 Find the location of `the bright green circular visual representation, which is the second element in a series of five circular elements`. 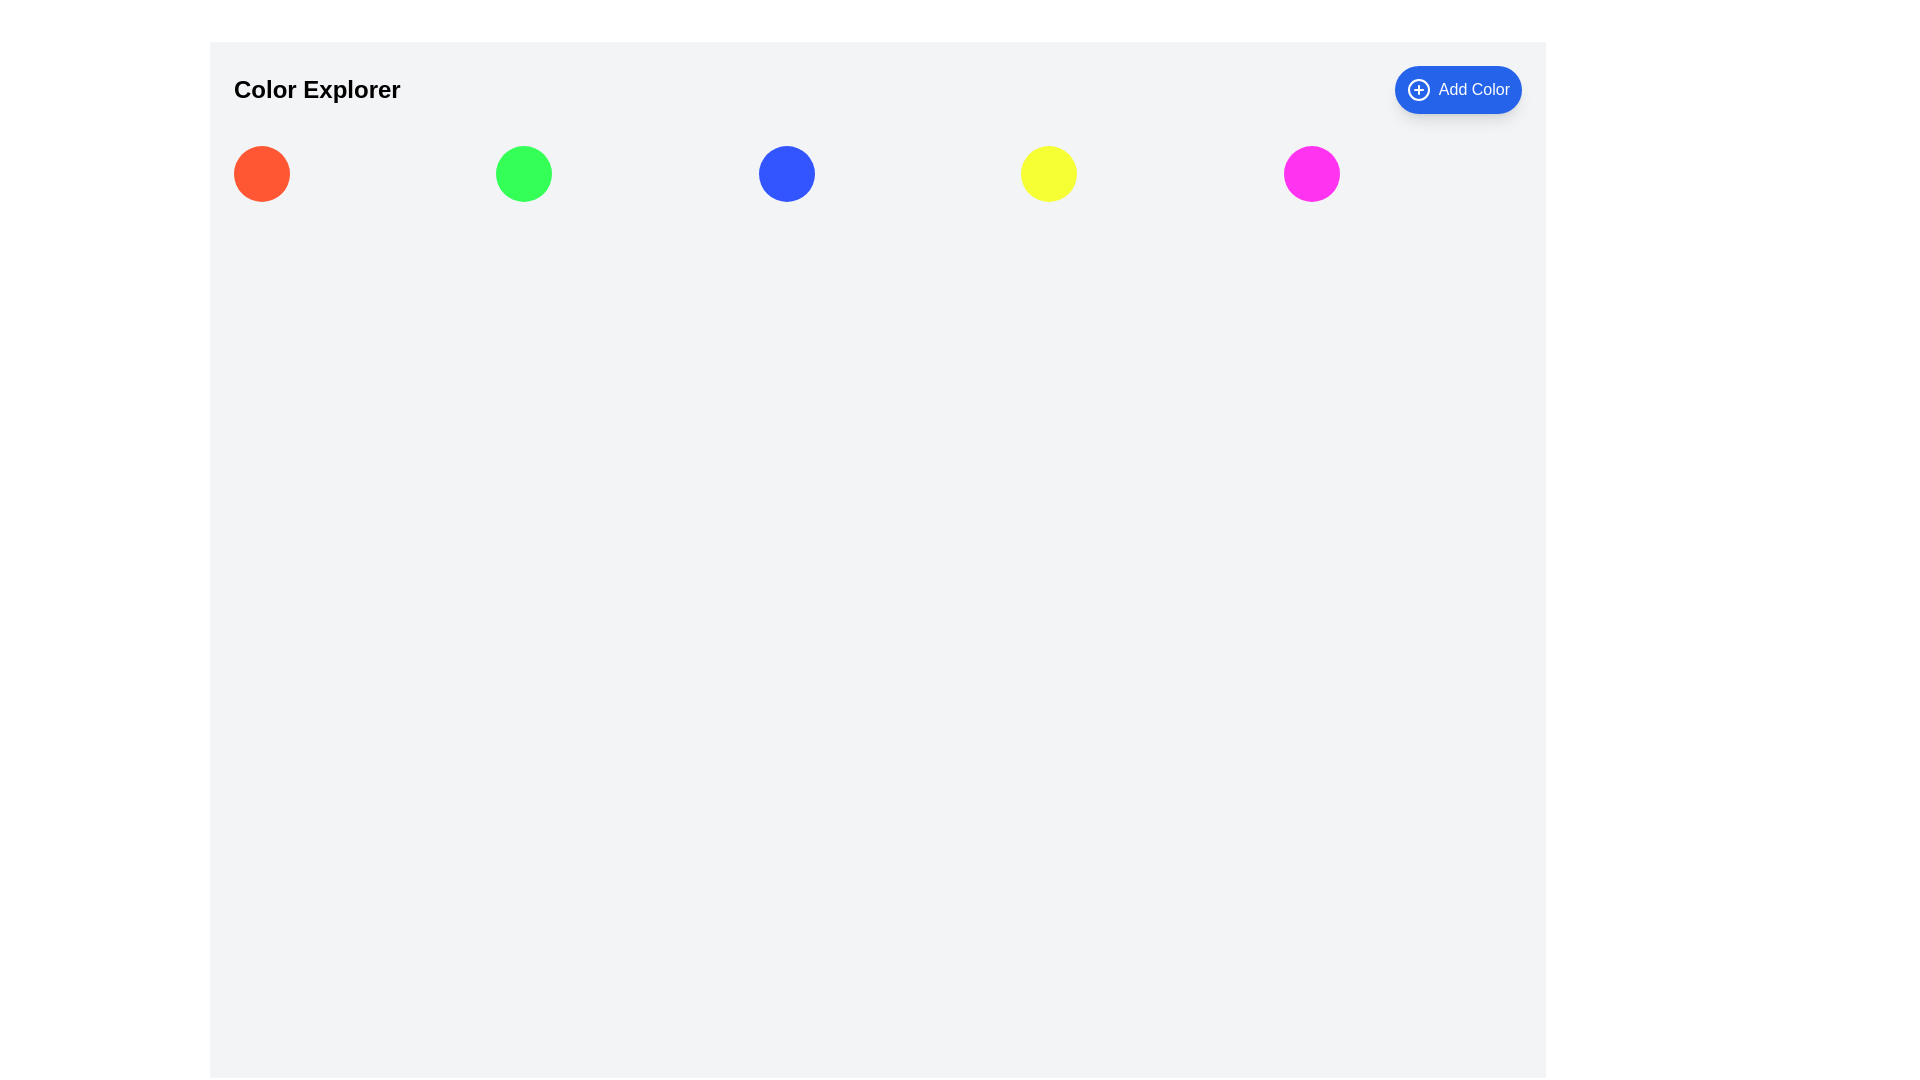

the bright green circular visual representation, which is the second element in a series of five circular elements is located at coordinates (524, 172).